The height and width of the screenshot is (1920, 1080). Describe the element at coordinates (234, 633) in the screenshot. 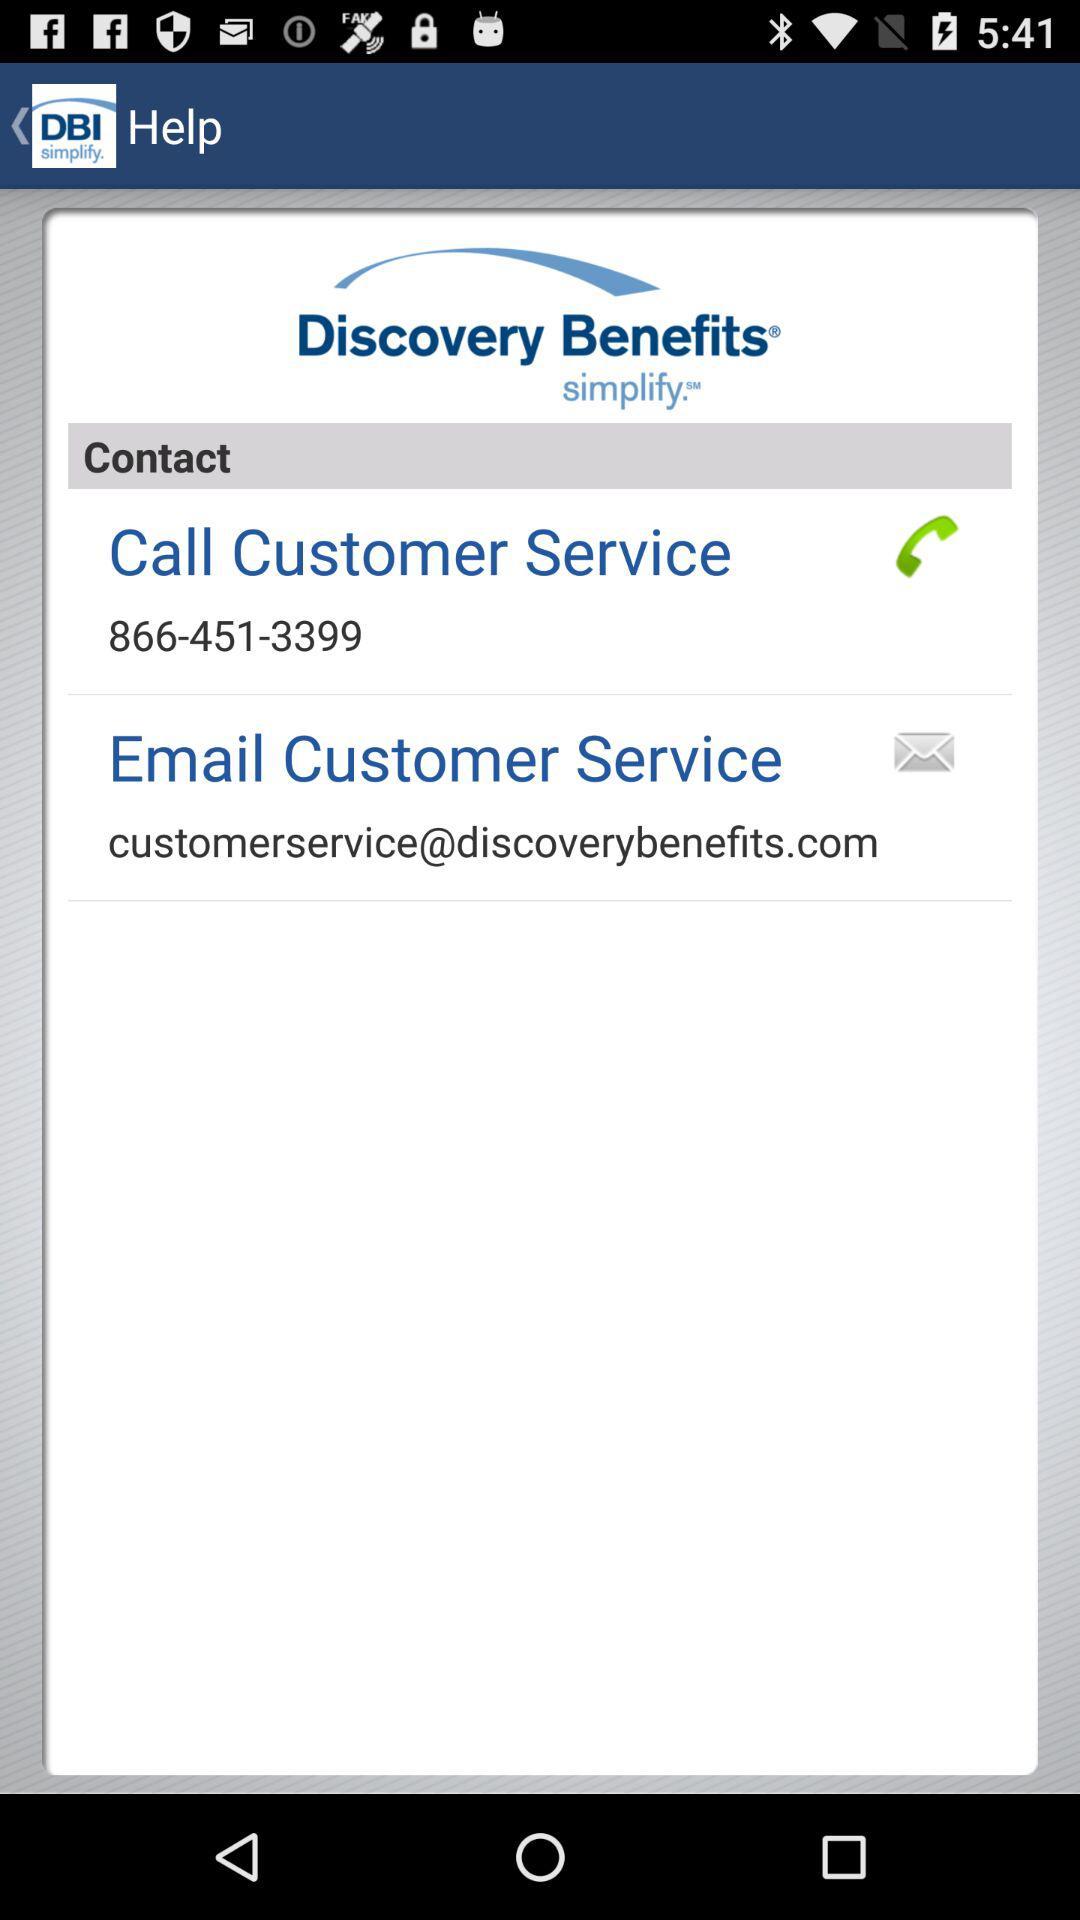

I see `app above email customer service item` at that location.